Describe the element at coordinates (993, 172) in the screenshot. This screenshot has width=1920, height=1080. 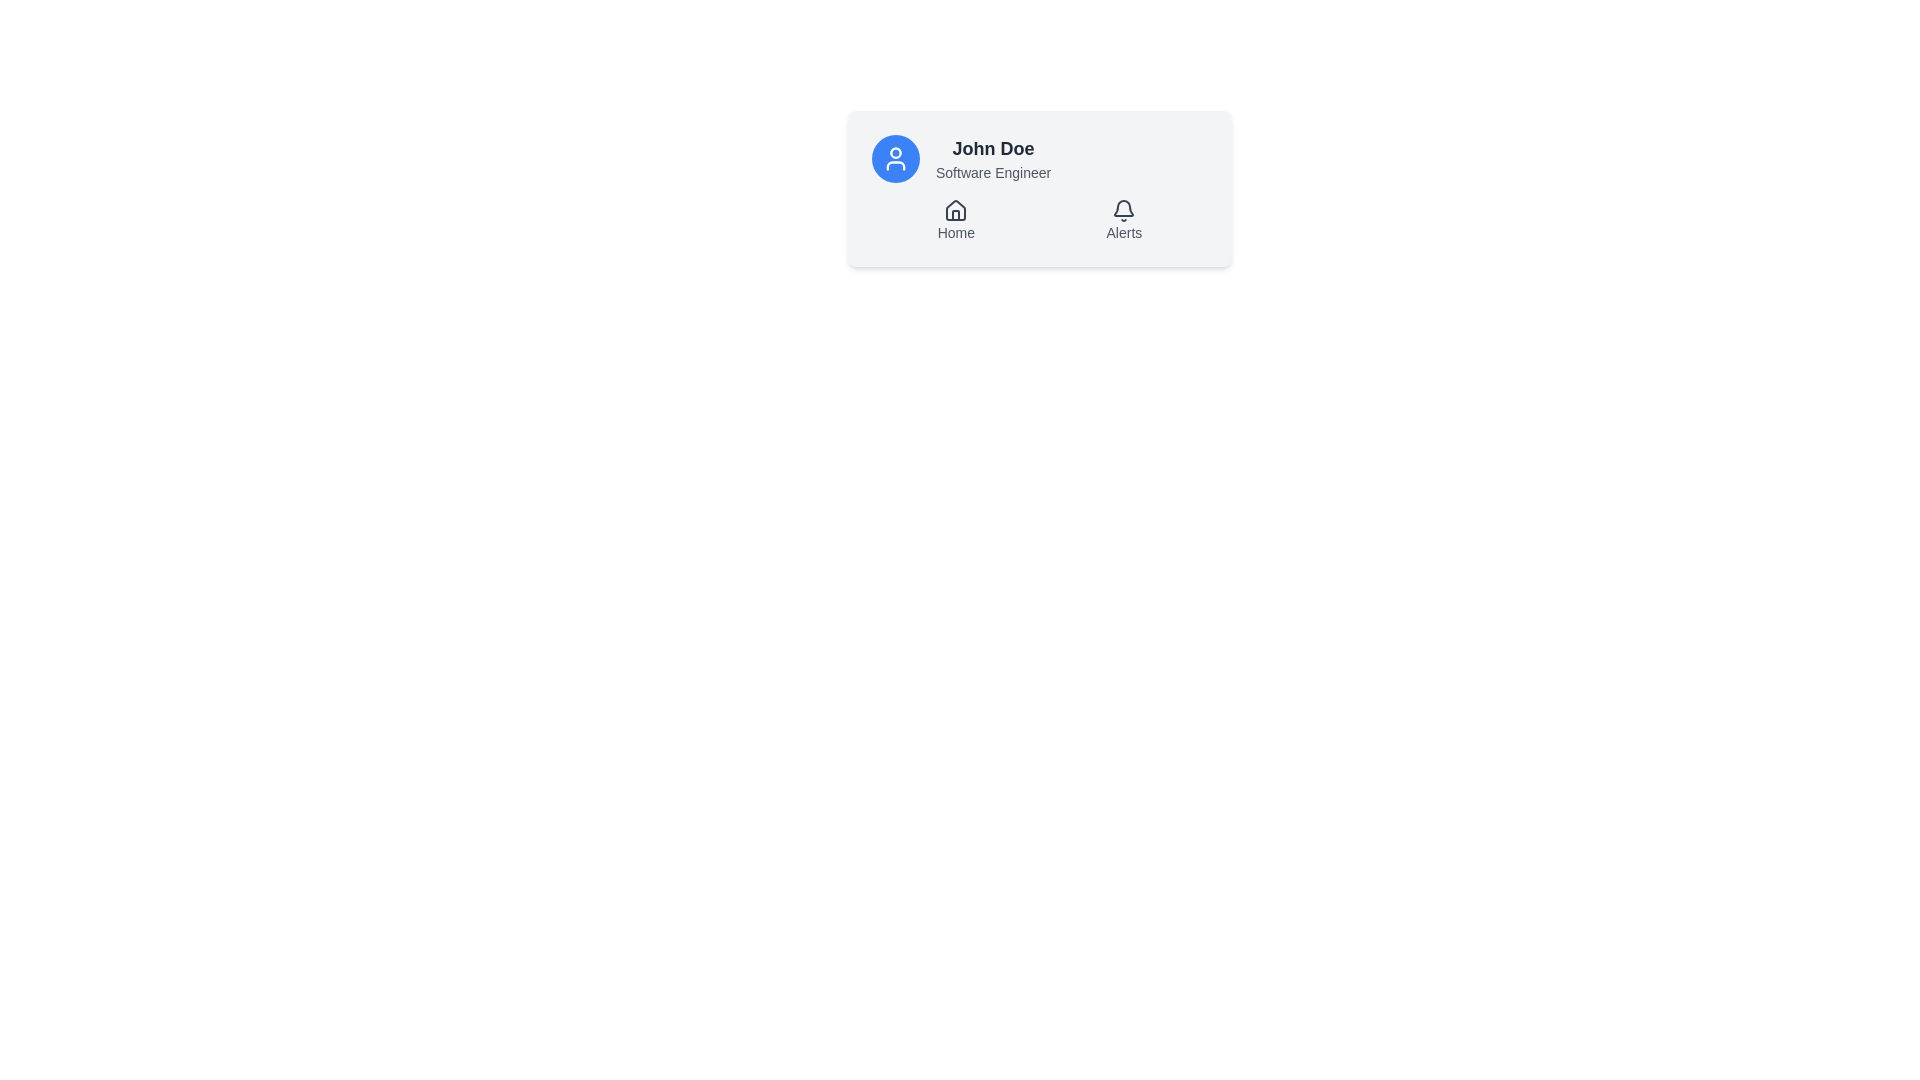
I see `the static text indicating the professional title of user 'John Doe', which is located below the name and centered horizontally under the profile picture` at that location.